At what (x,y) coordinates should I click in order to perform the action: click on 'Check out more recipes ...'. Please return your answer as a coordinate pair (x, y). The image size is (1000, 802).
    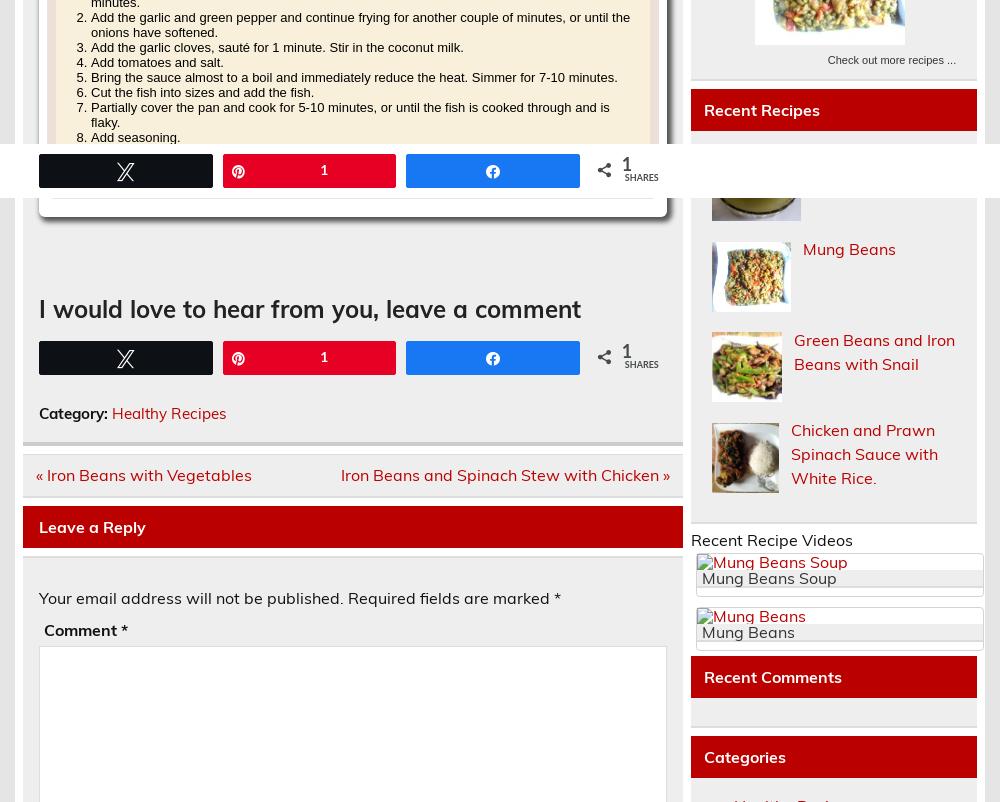
    Looking at the image, I should click on (891, 58).